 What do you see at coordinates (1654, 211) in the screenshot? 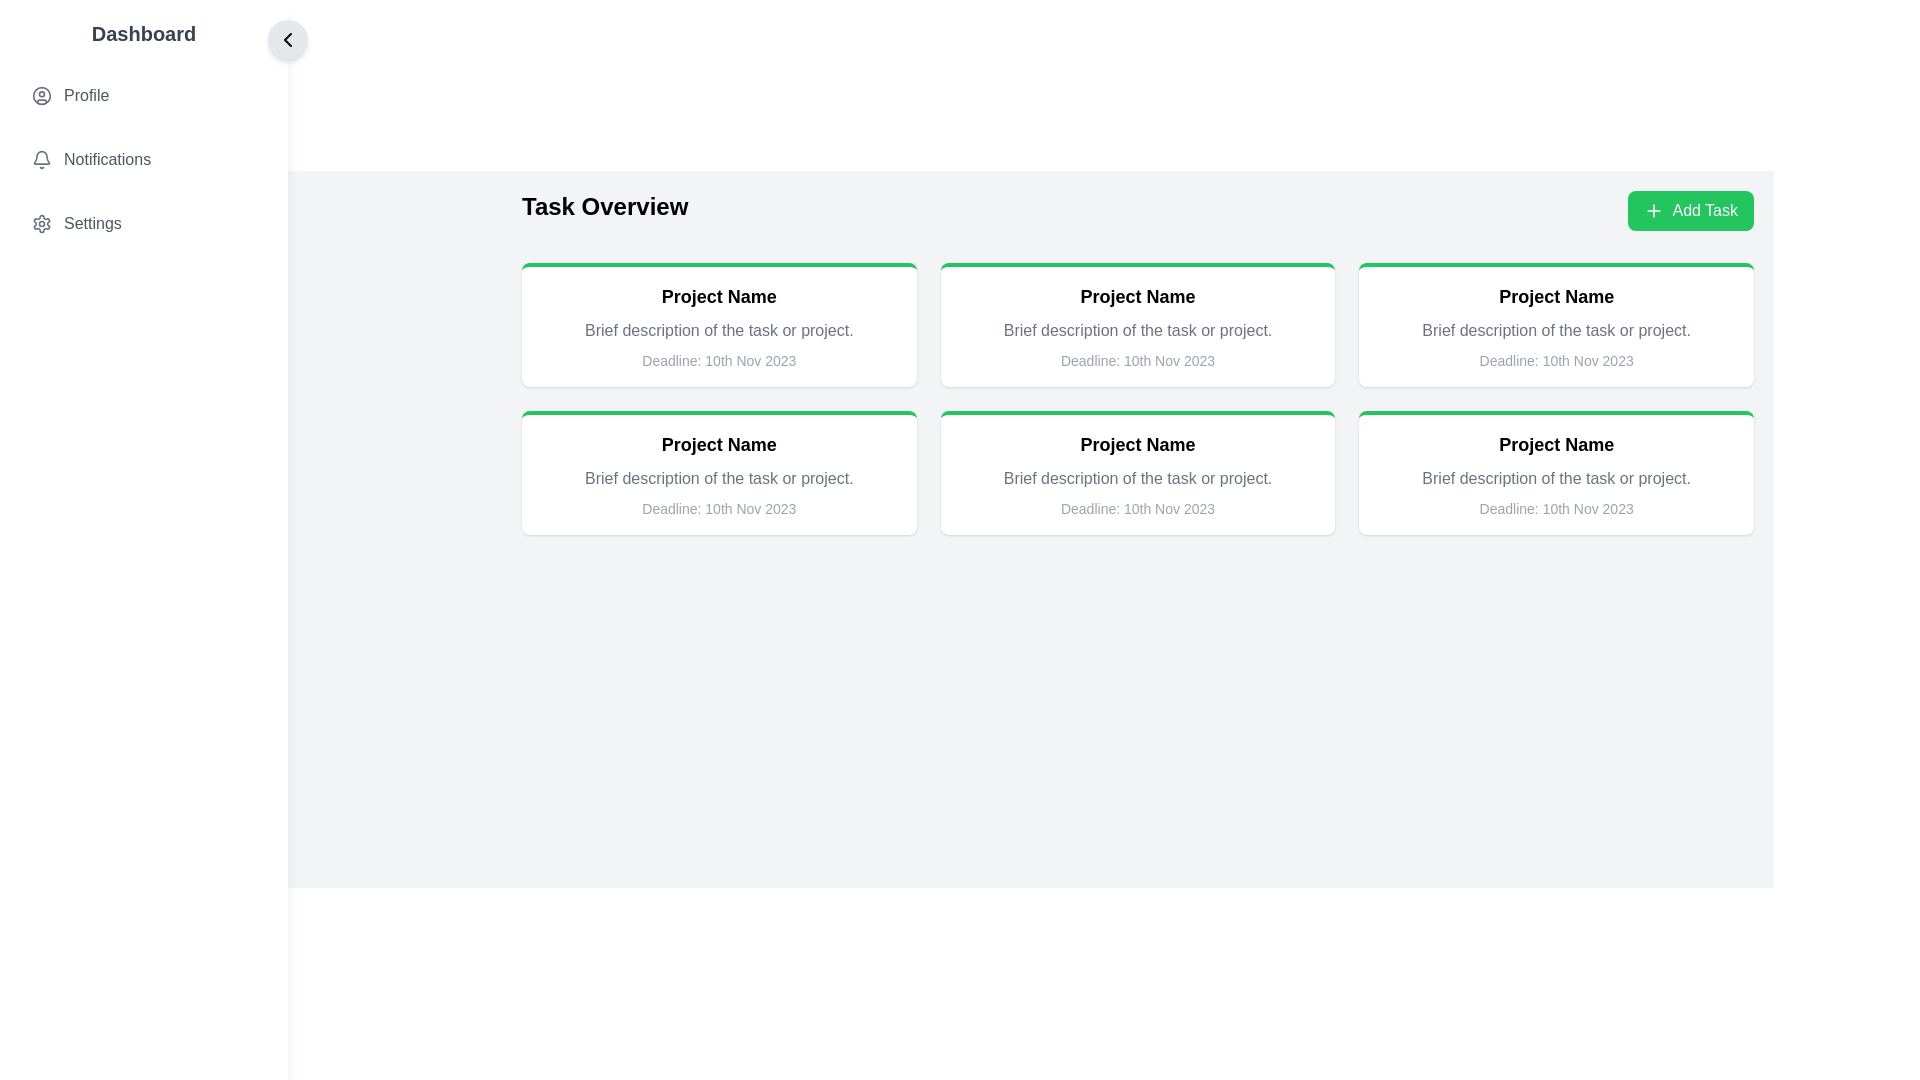
I see `the '+' icon that is centrally aligned inside the 'Add Task' button located at the top-right corner of the interface` at bounding box center [1654, 211].